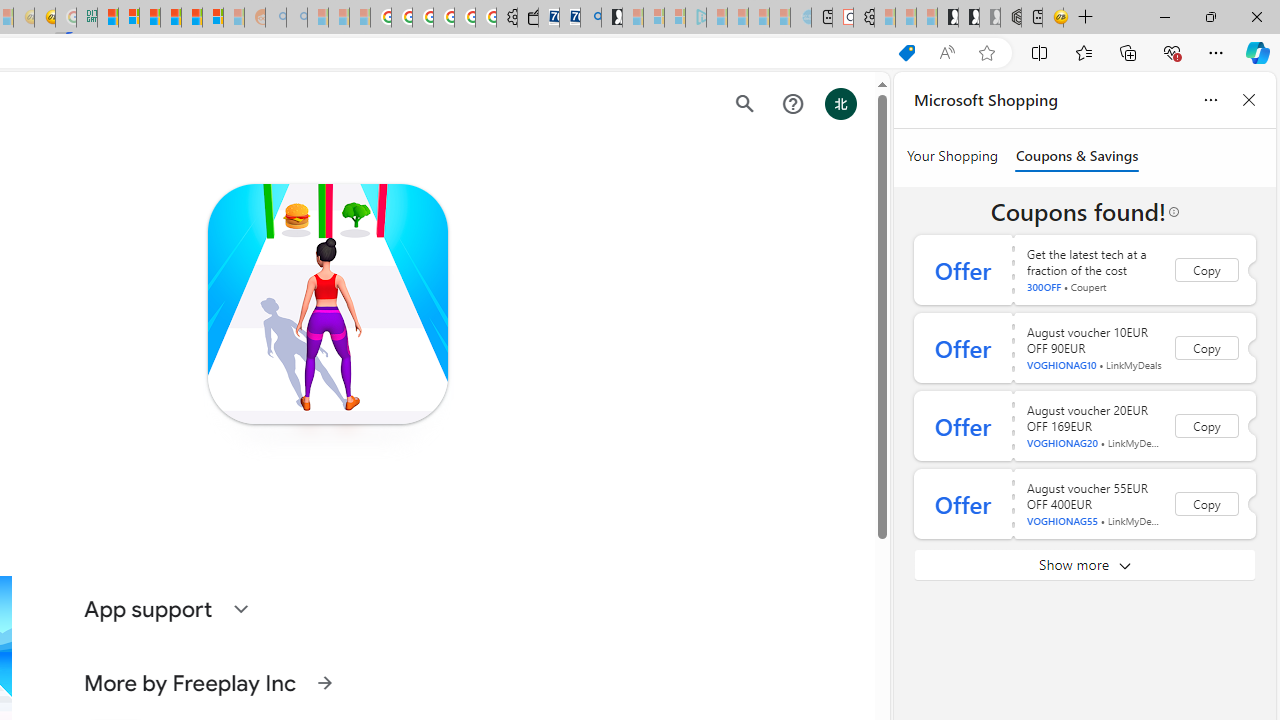 Image resolution: width=1280 pixels, height=720 pixels. I want to click on 'Microsoft account | Privacy - Sleeping', so click(674, 17).